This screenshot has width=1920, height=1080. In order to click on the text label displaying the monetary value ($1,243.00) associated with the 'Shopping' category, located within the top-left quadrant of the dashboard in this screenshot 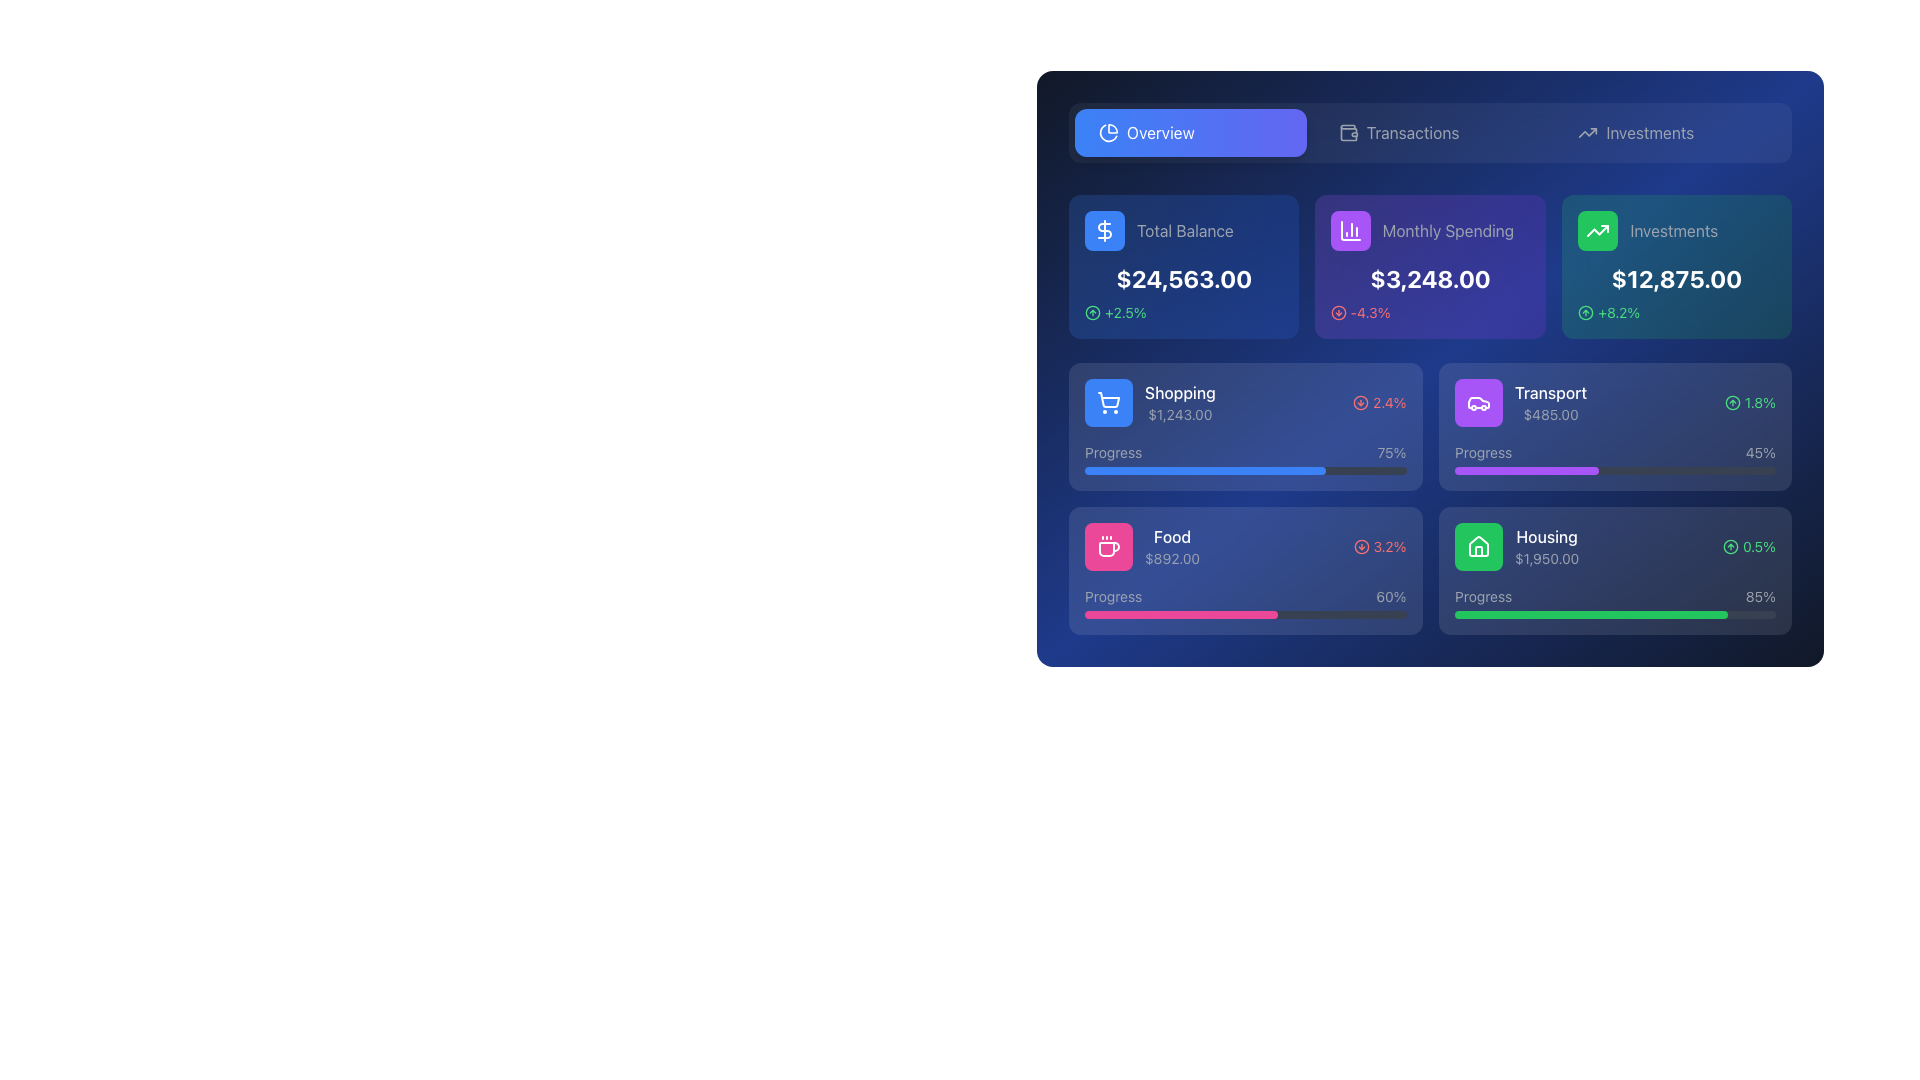, I will do `click(1180, 414)`.